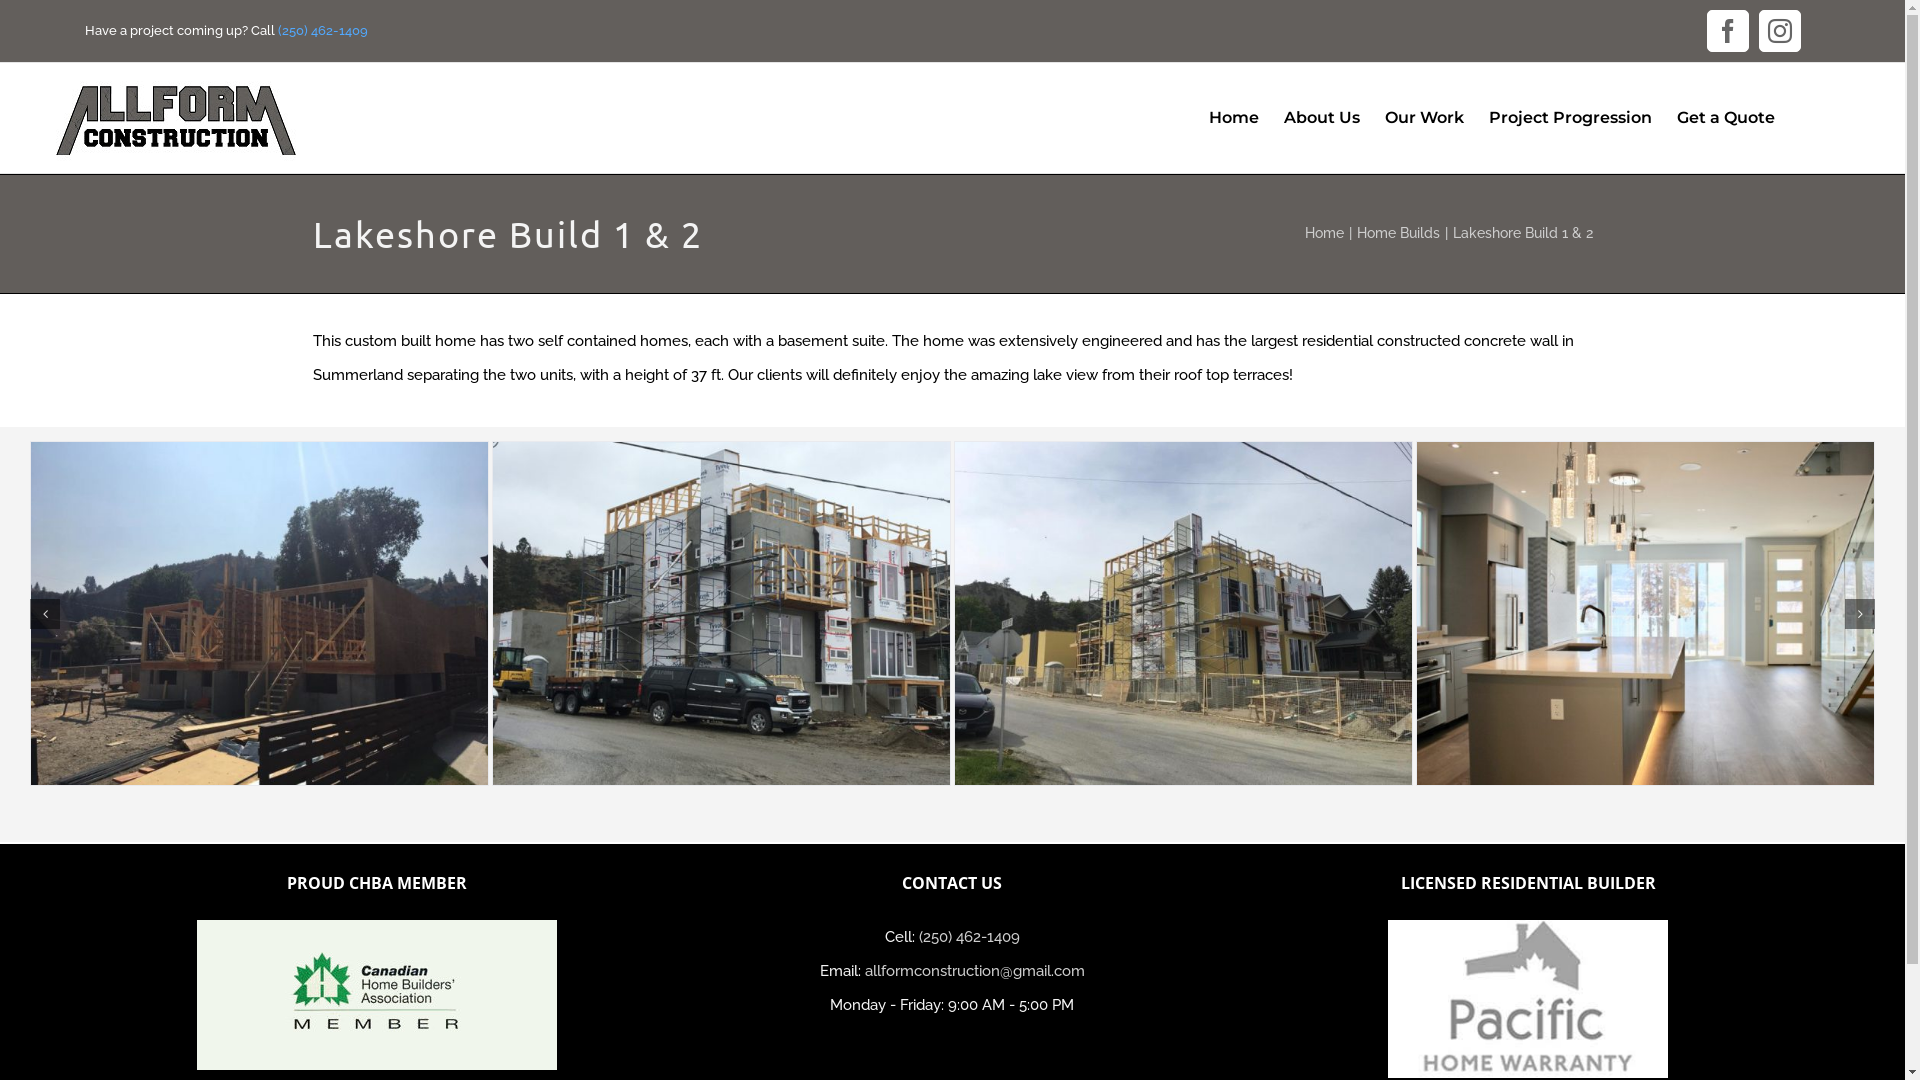  Describe the element at coordinates (1725, 118) in the screenshot. I see `'Get a Quote'` at that location.